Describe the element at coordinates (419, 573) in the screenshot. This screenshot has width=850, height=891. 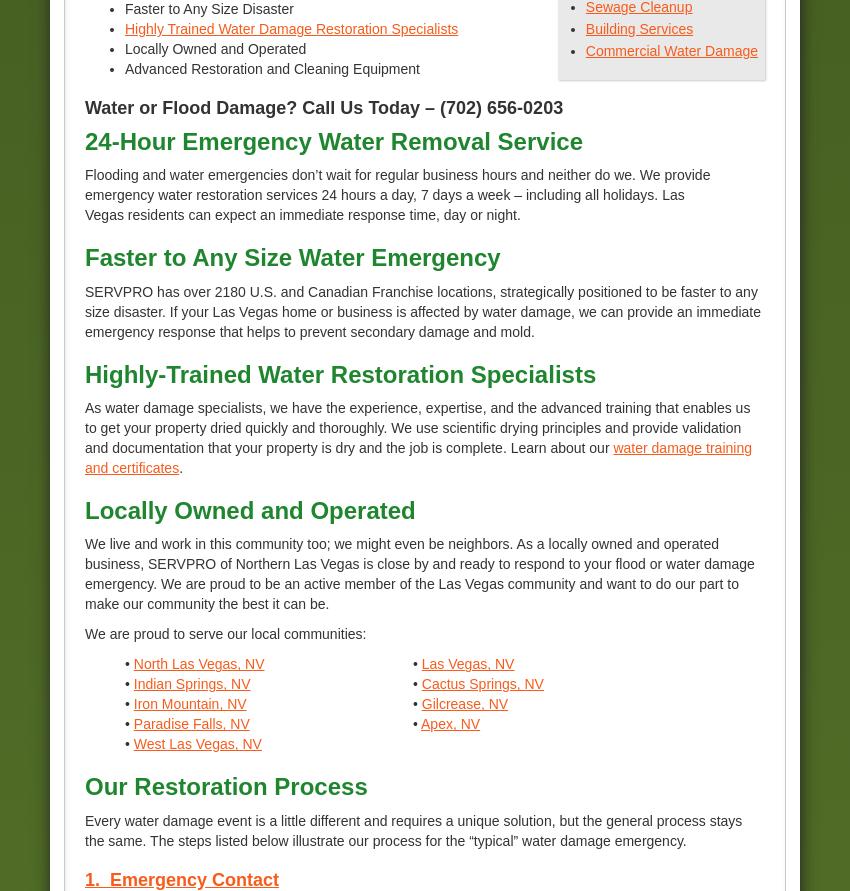
I see `'We live and work in this community too; we might even be neighbors. As a locally owned and operated business, SERVPRO of Northern Las Vegas is close by and ready to respond to your flood or water damage emergency. We are proud to be an active member of the Las Vegas community and want to do our part to make our community the best it can be.'` at that location.